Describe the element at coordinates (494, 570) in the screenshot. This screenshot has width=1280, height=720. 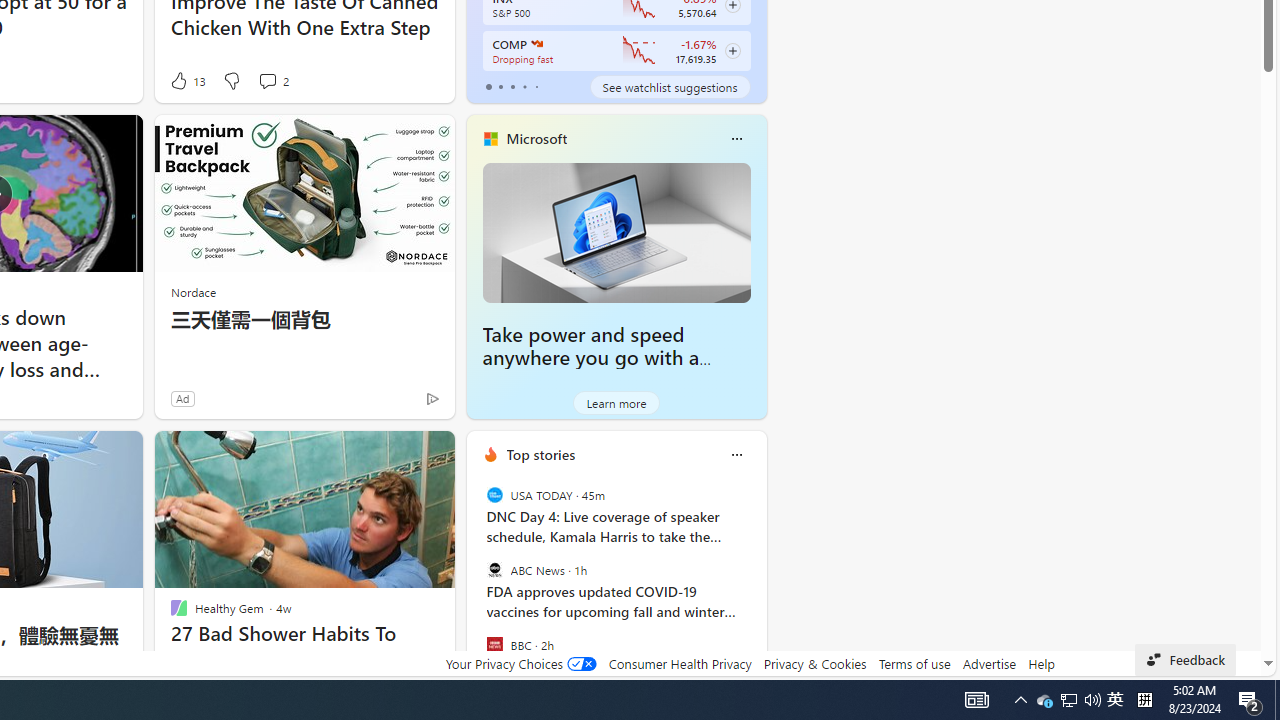
I see `'ABC News'` at that location.